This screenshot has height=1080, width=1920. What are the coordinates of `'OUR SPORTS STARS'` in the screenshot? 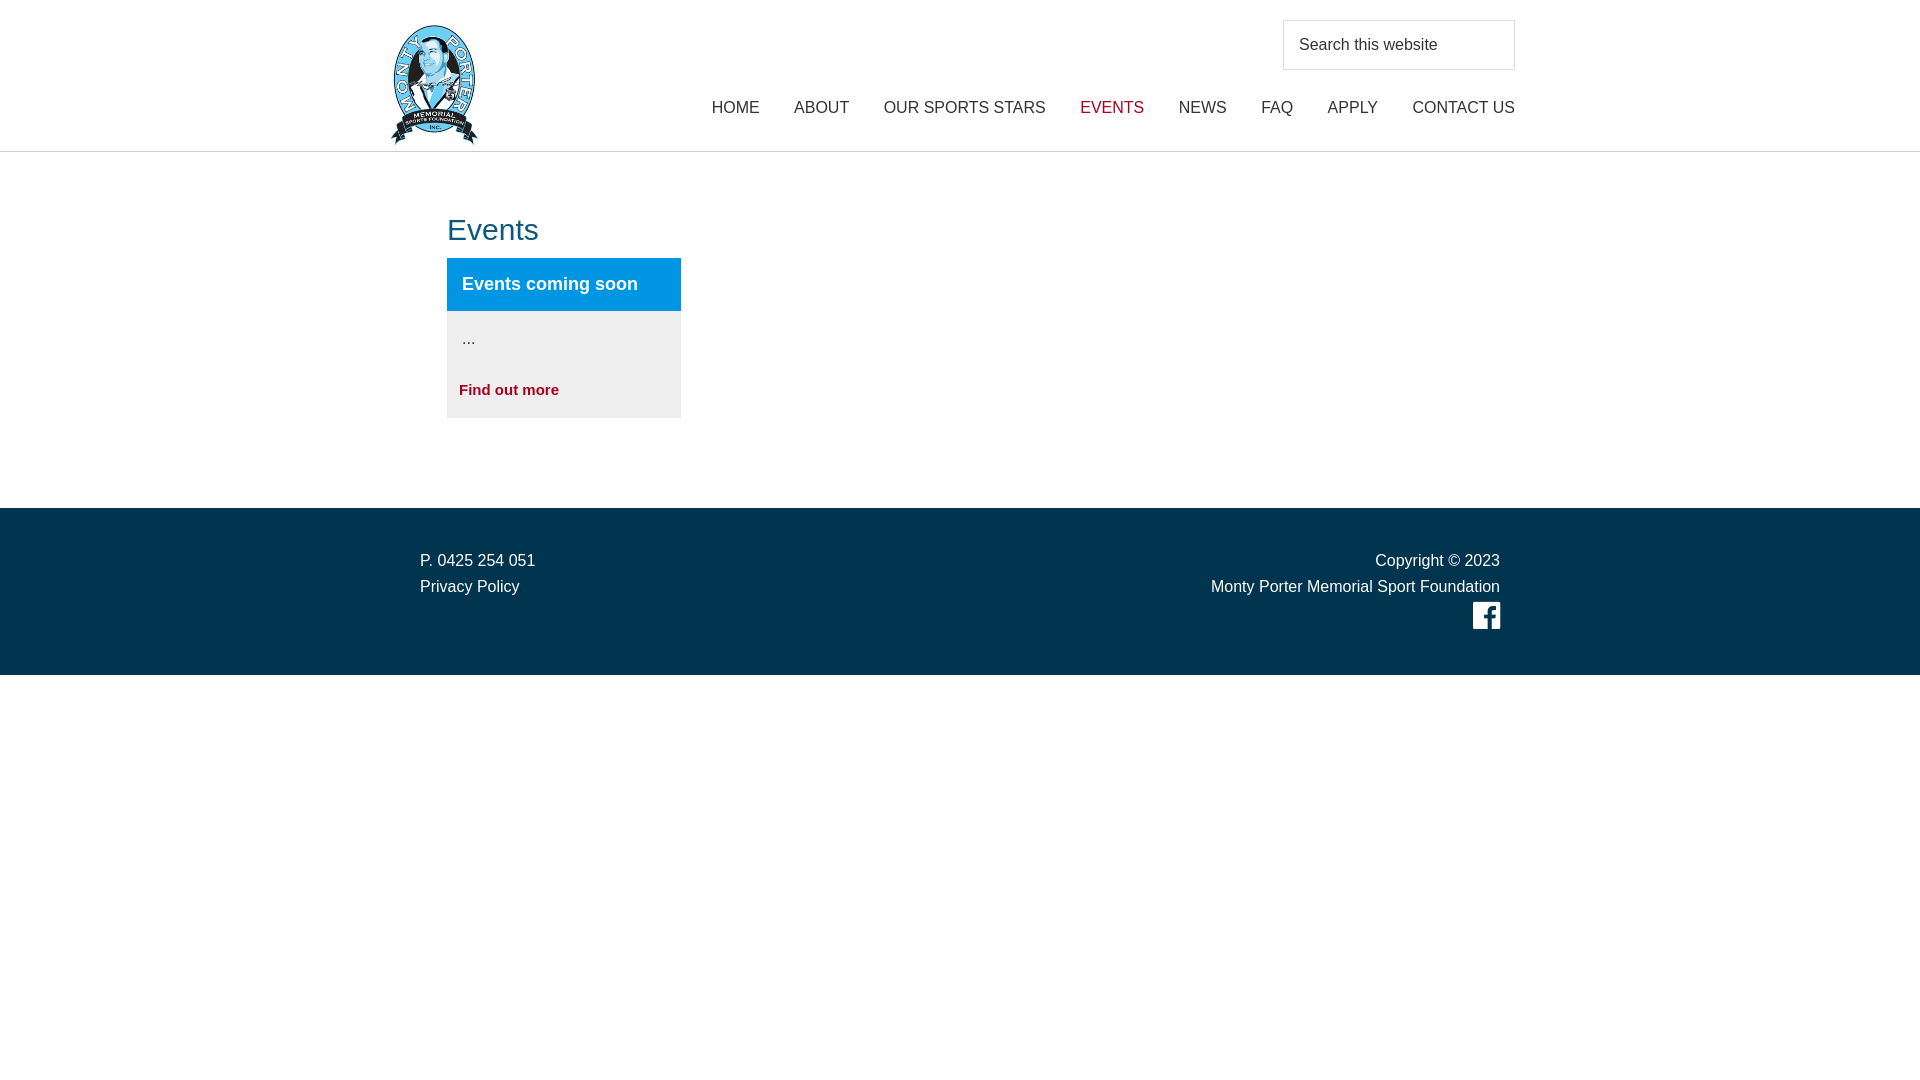 It's located at (964, 108).